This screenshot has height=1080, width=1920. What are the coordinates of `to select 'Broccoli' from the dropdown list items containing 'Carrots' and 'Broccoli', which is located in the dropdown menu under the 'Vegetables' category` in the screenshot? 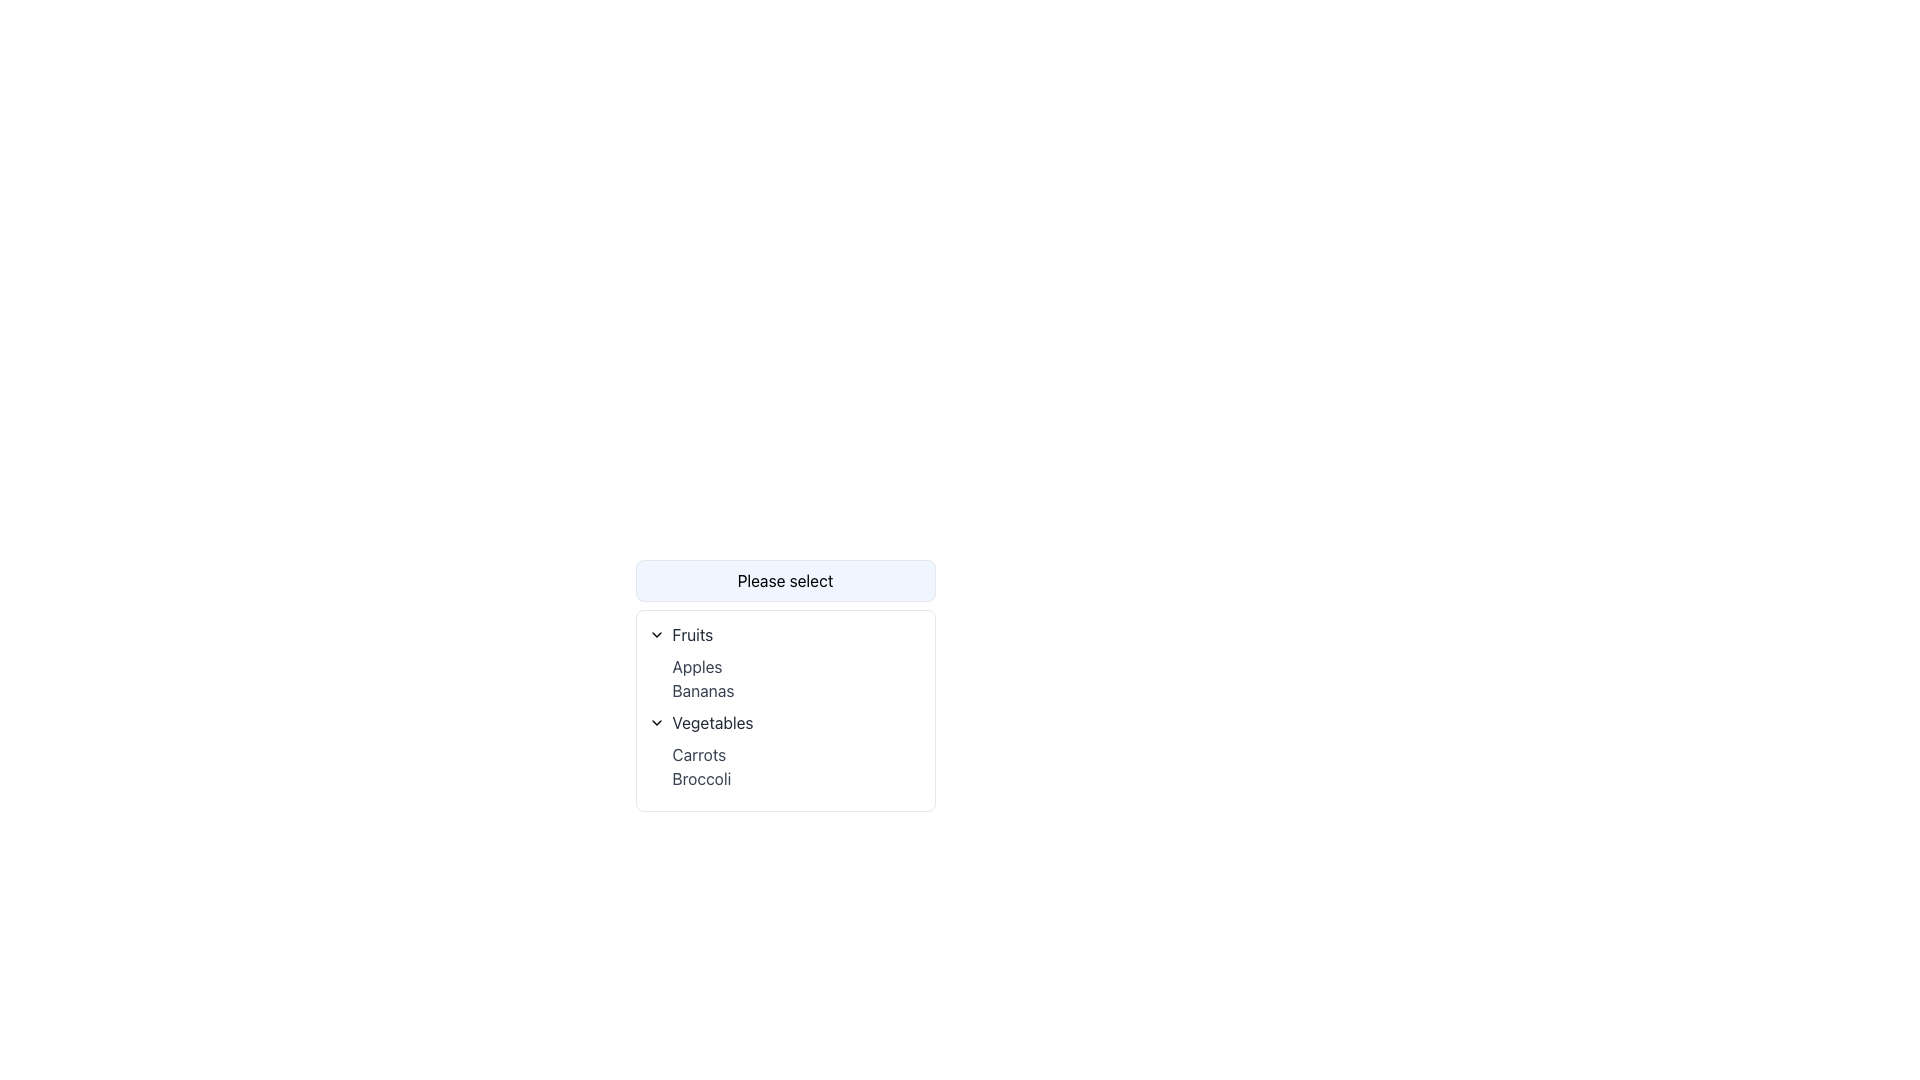 It's located at (784, 766).